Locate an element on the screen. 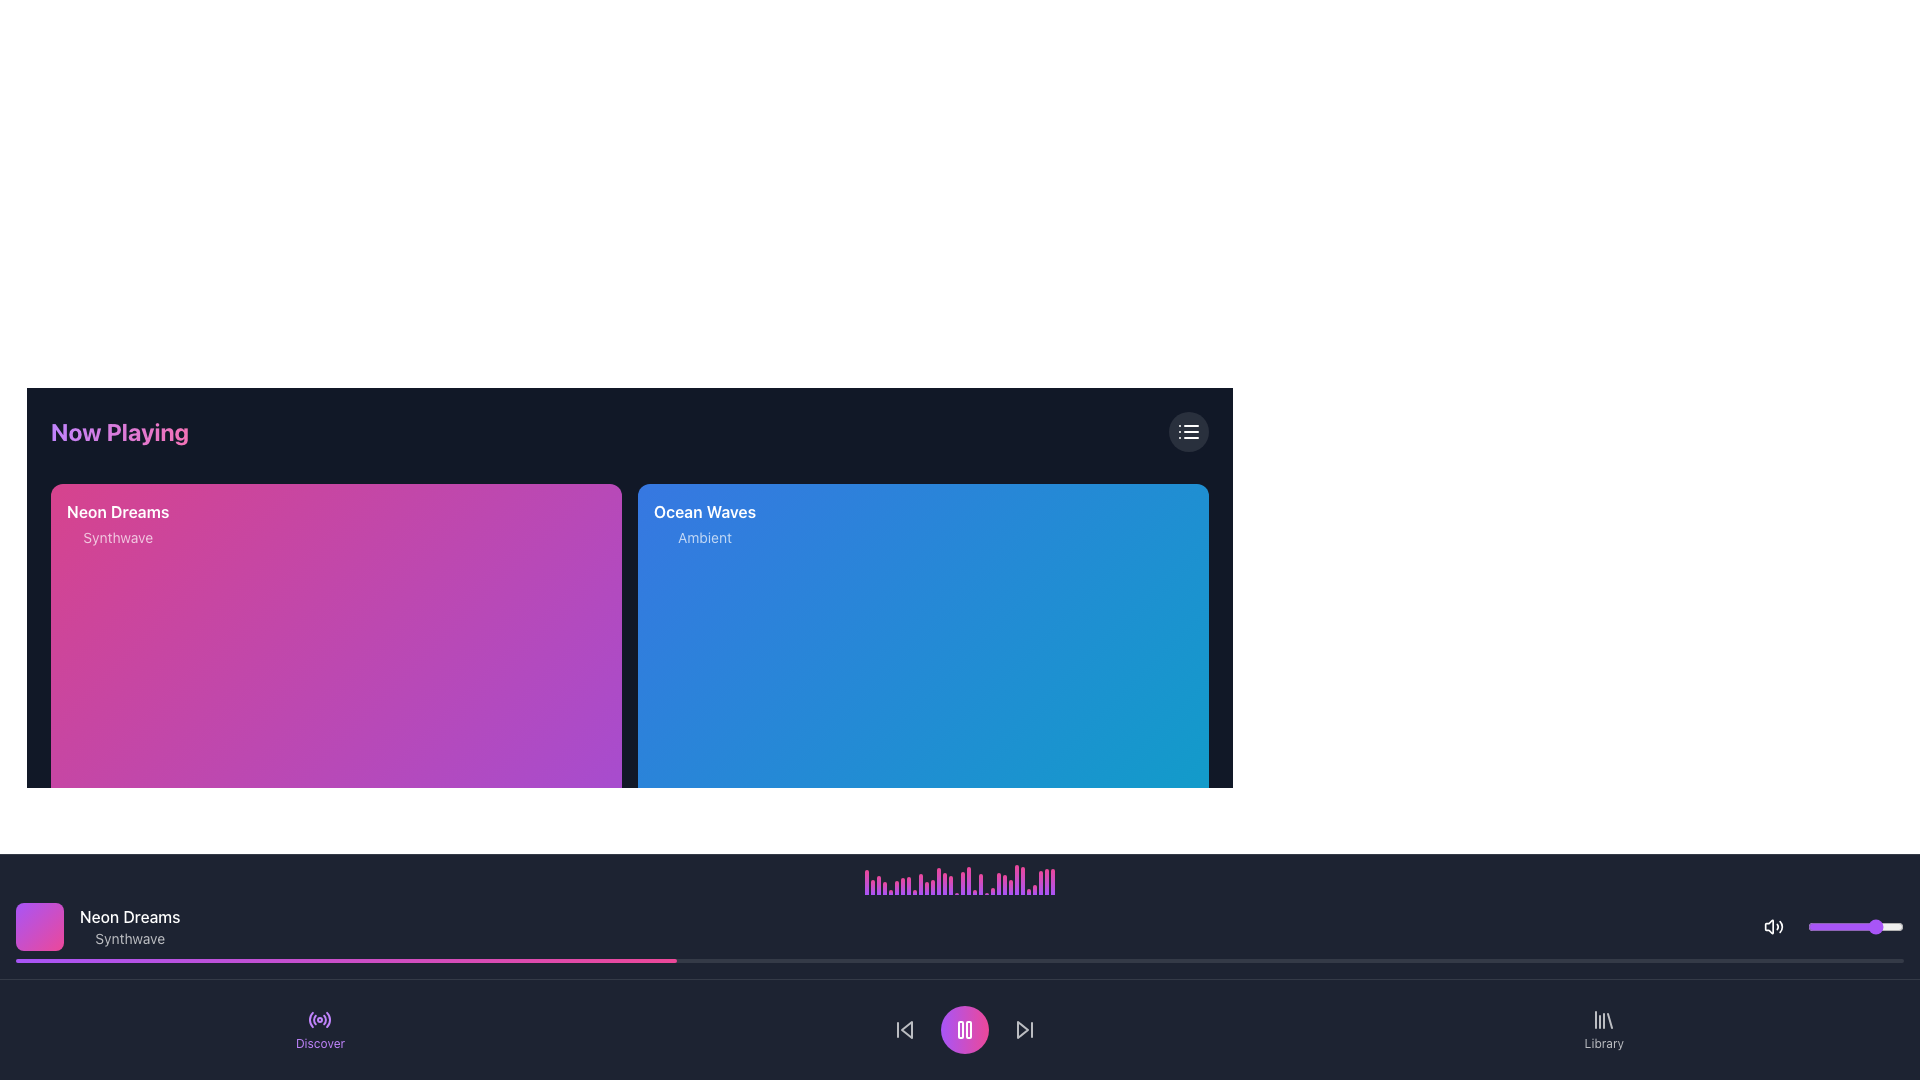 The height and width of the screenshot is (1080, 1920). the second-to-last vertical bar in a horizontal bar chart, which has a gradient color from purple to pink and rounded upper corners is located at coordinates (1045, 883).